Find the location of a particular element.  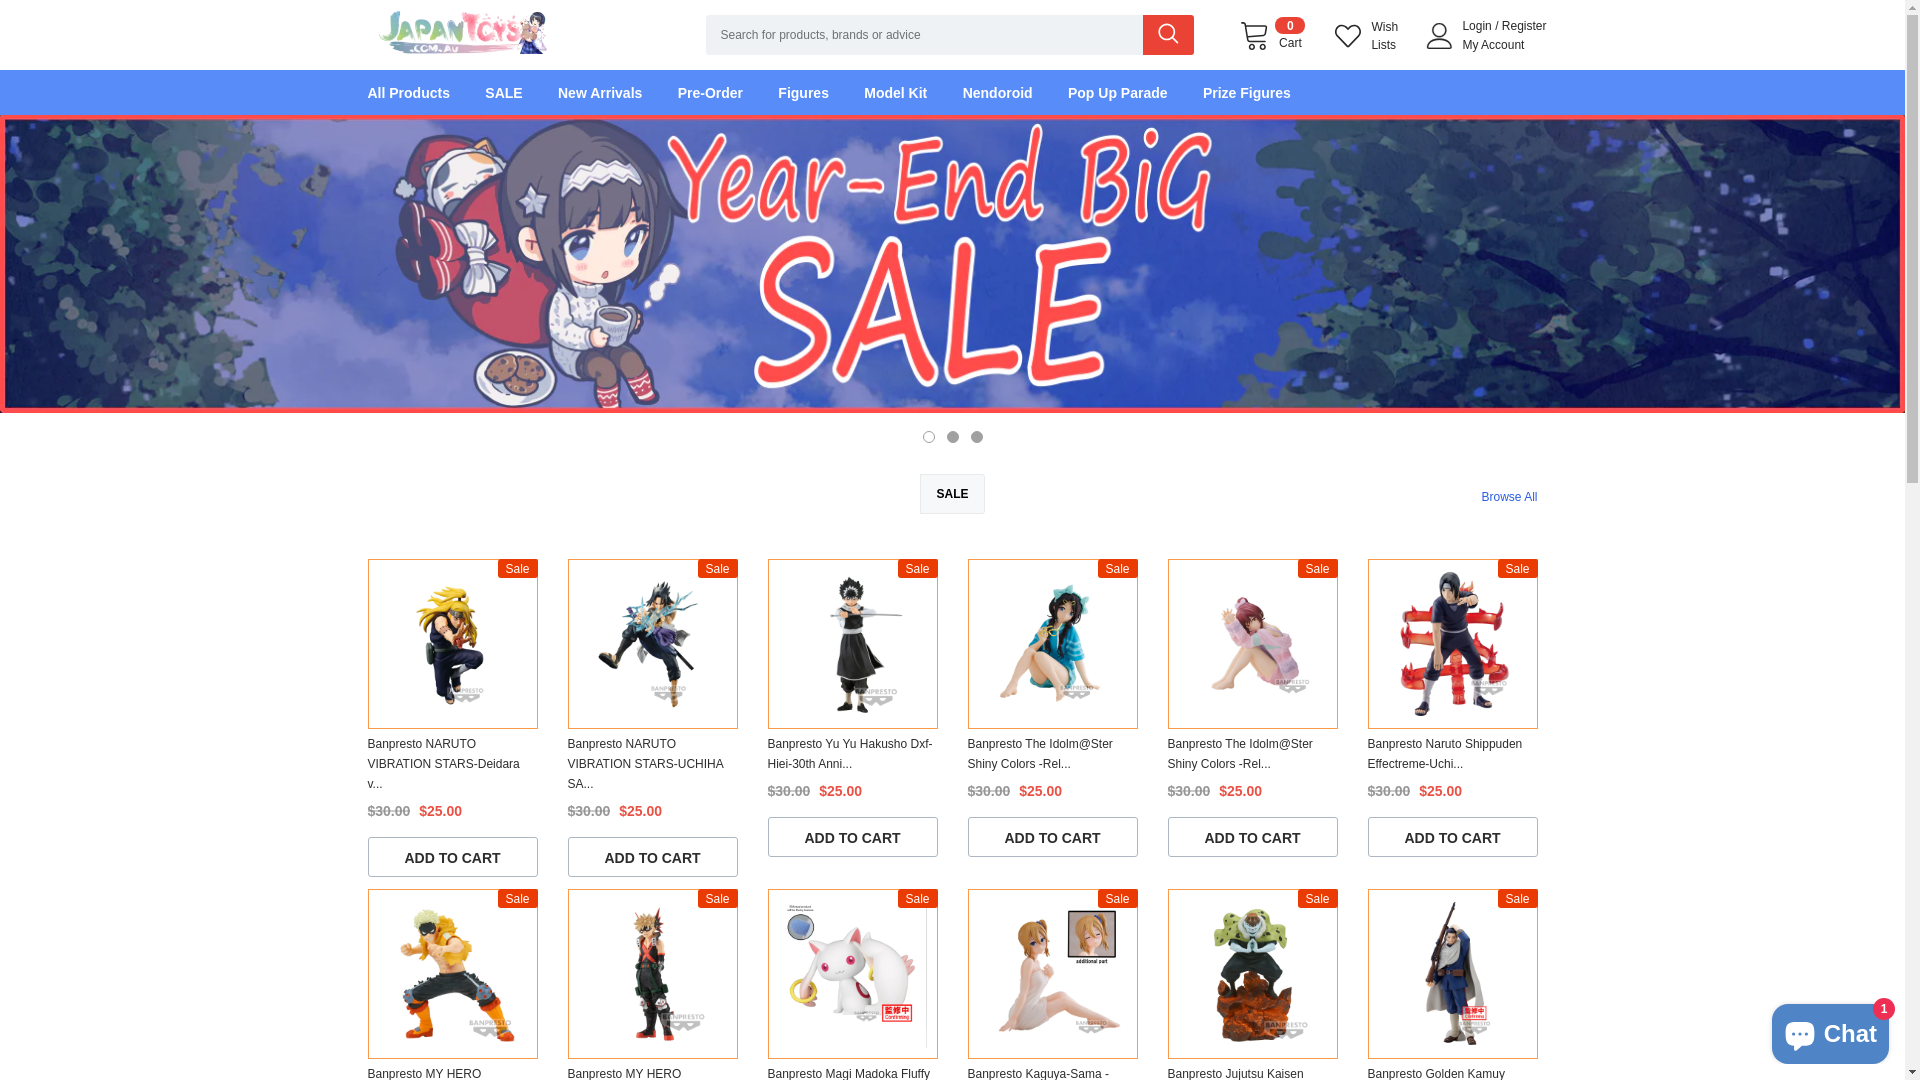

'Banpresto The Idolm@Ster Shiny Colors -Rel...' is located at coordinates (1251, 753).